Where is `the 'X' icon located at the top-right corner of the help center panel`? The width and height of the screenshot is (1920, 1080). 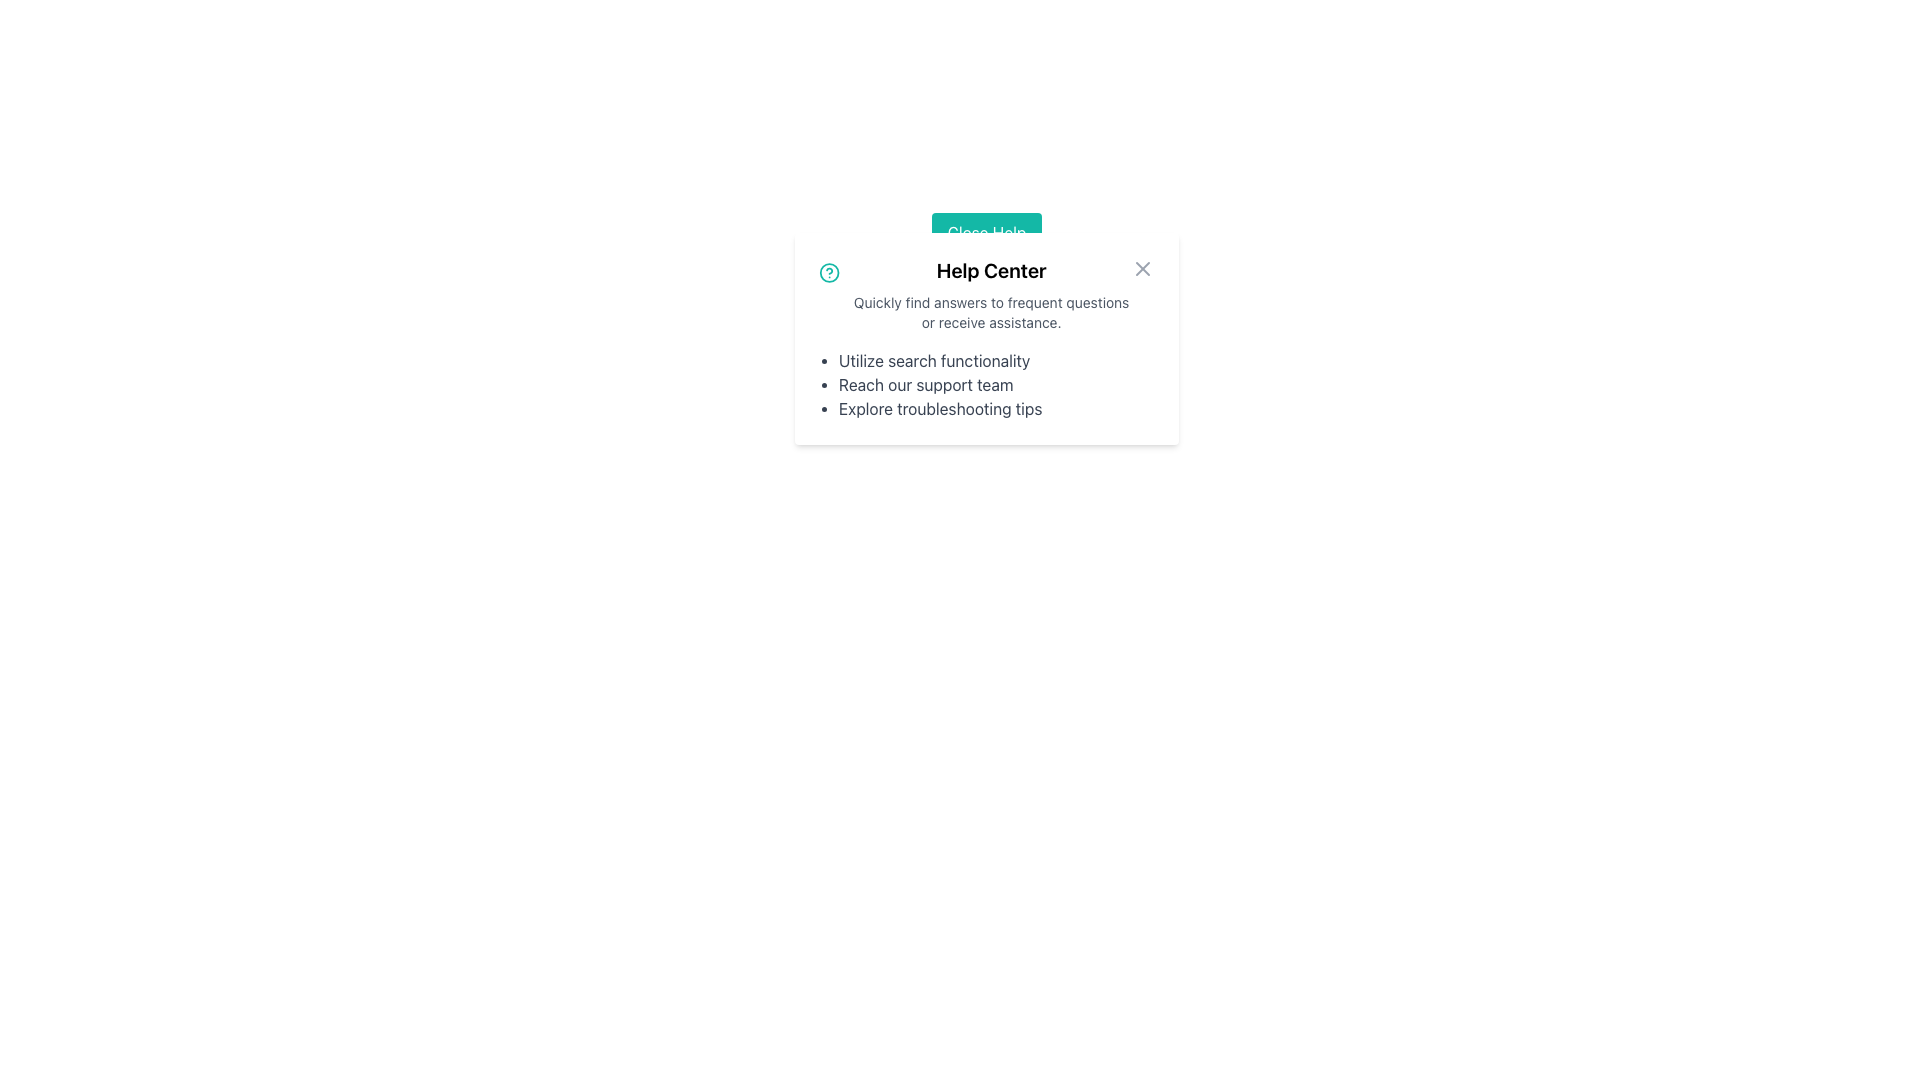
the 'X' icon located at the top-right corner of the help center panel is located at coordinates (1142, 268).